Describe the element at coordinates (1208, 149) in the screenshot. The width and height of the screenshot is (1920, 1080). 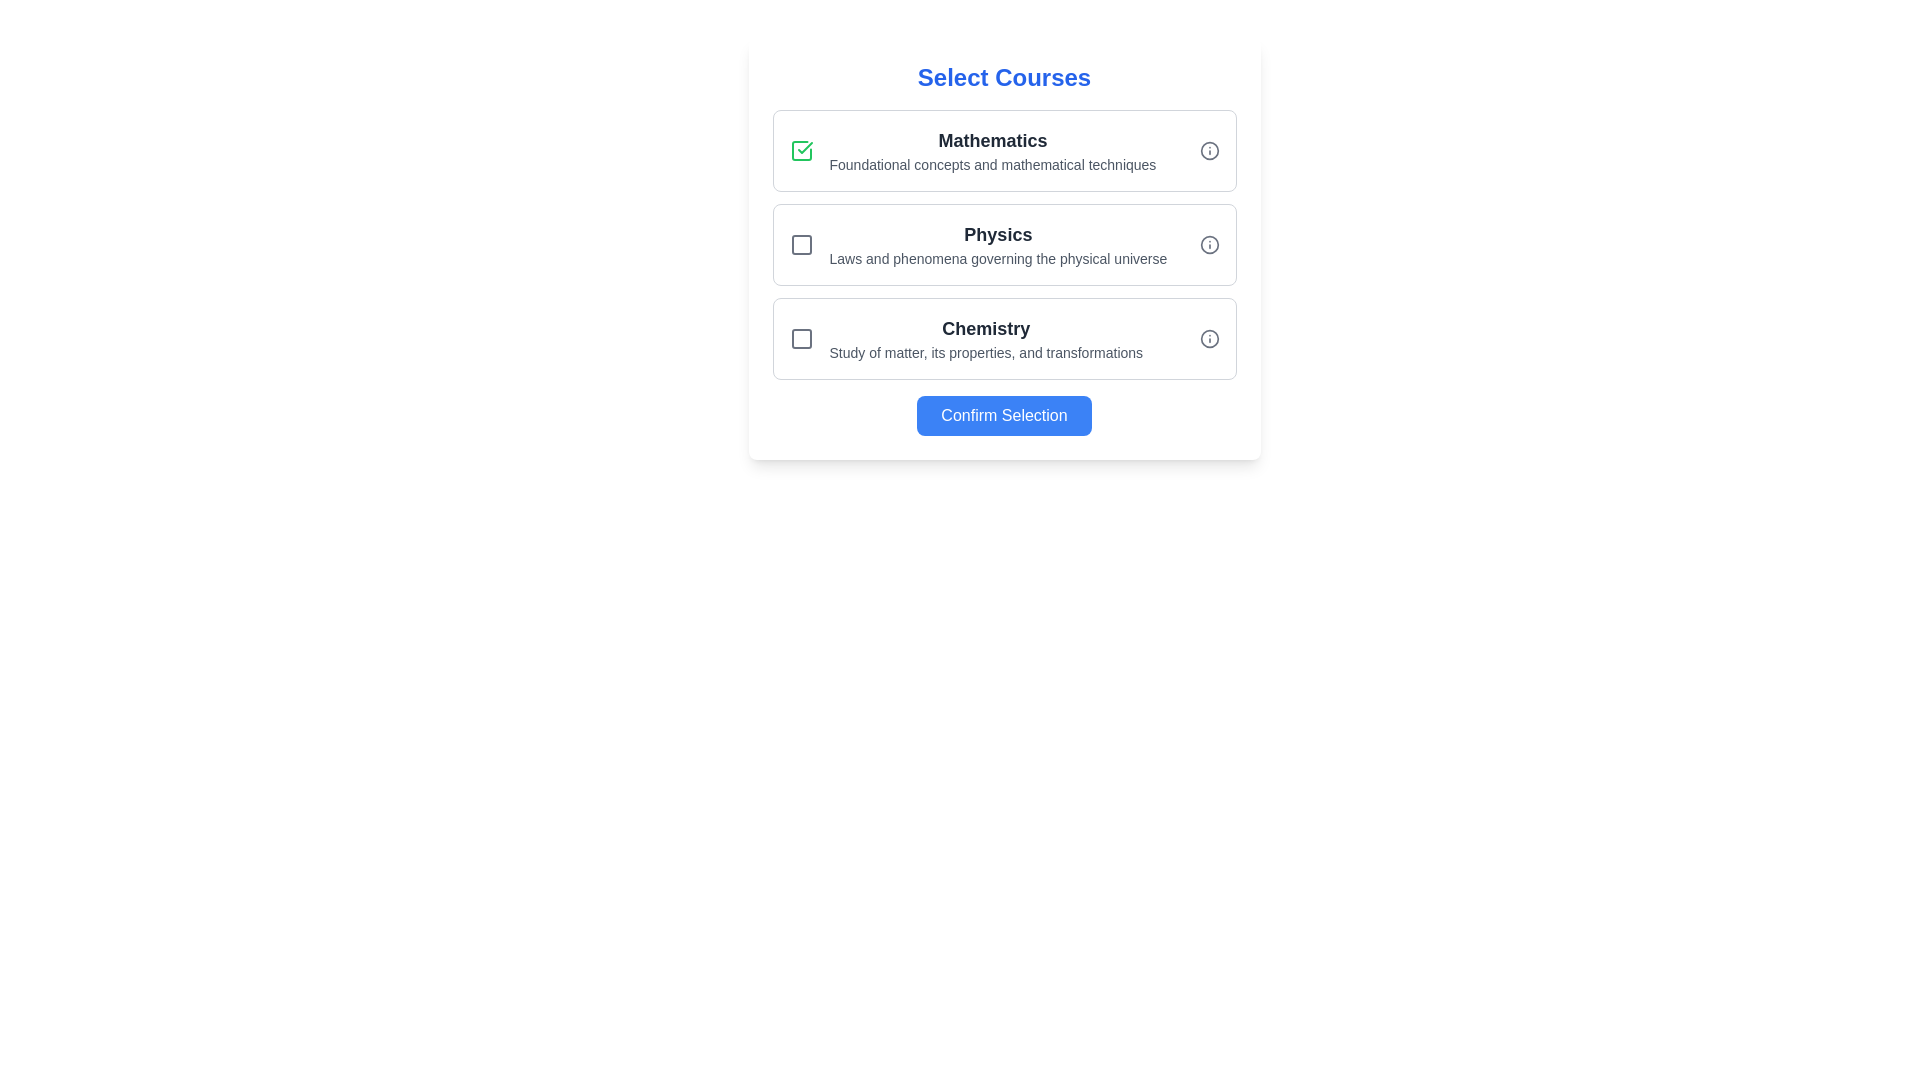
I see `the information icon located in the upper-right corner of the 'Mathematics' list card` at that location.